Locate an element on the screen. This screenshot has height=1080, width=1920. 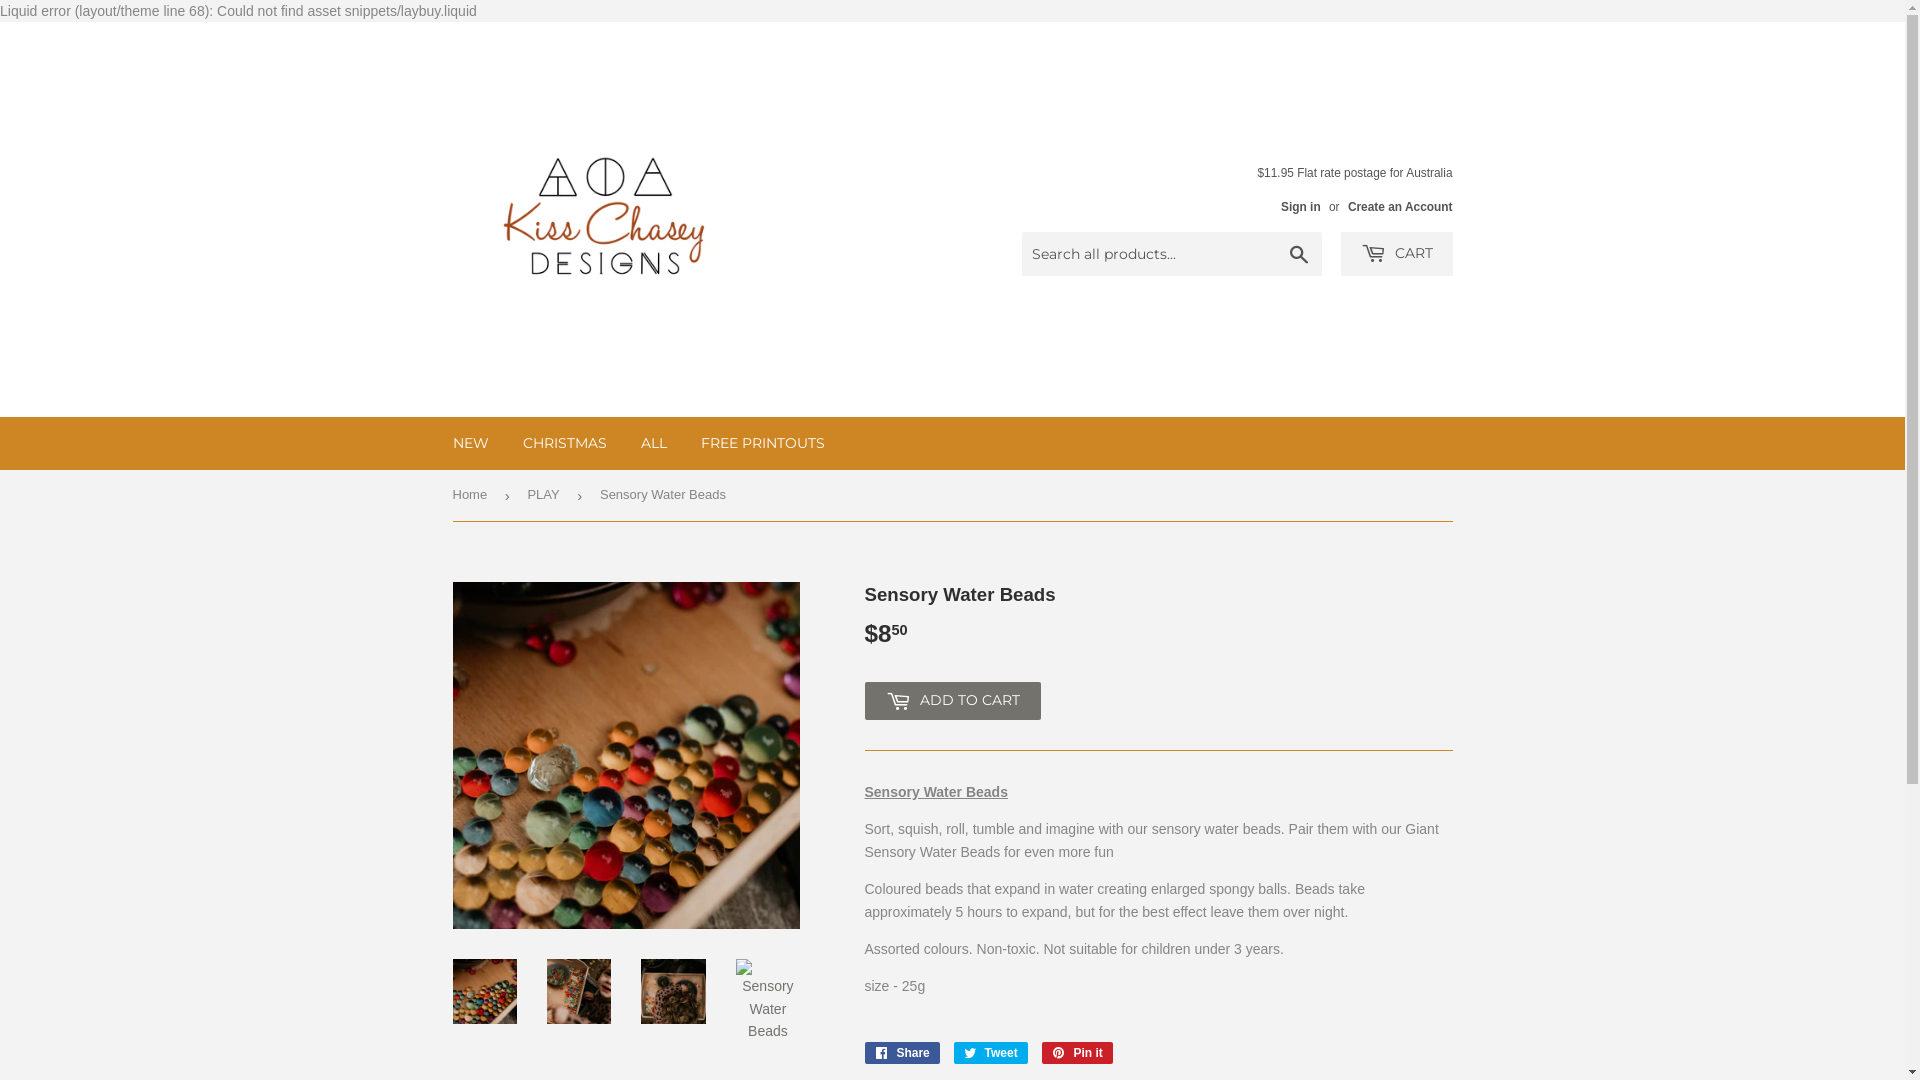
'CHRISTMAS' is located at coordinates (564, 442).